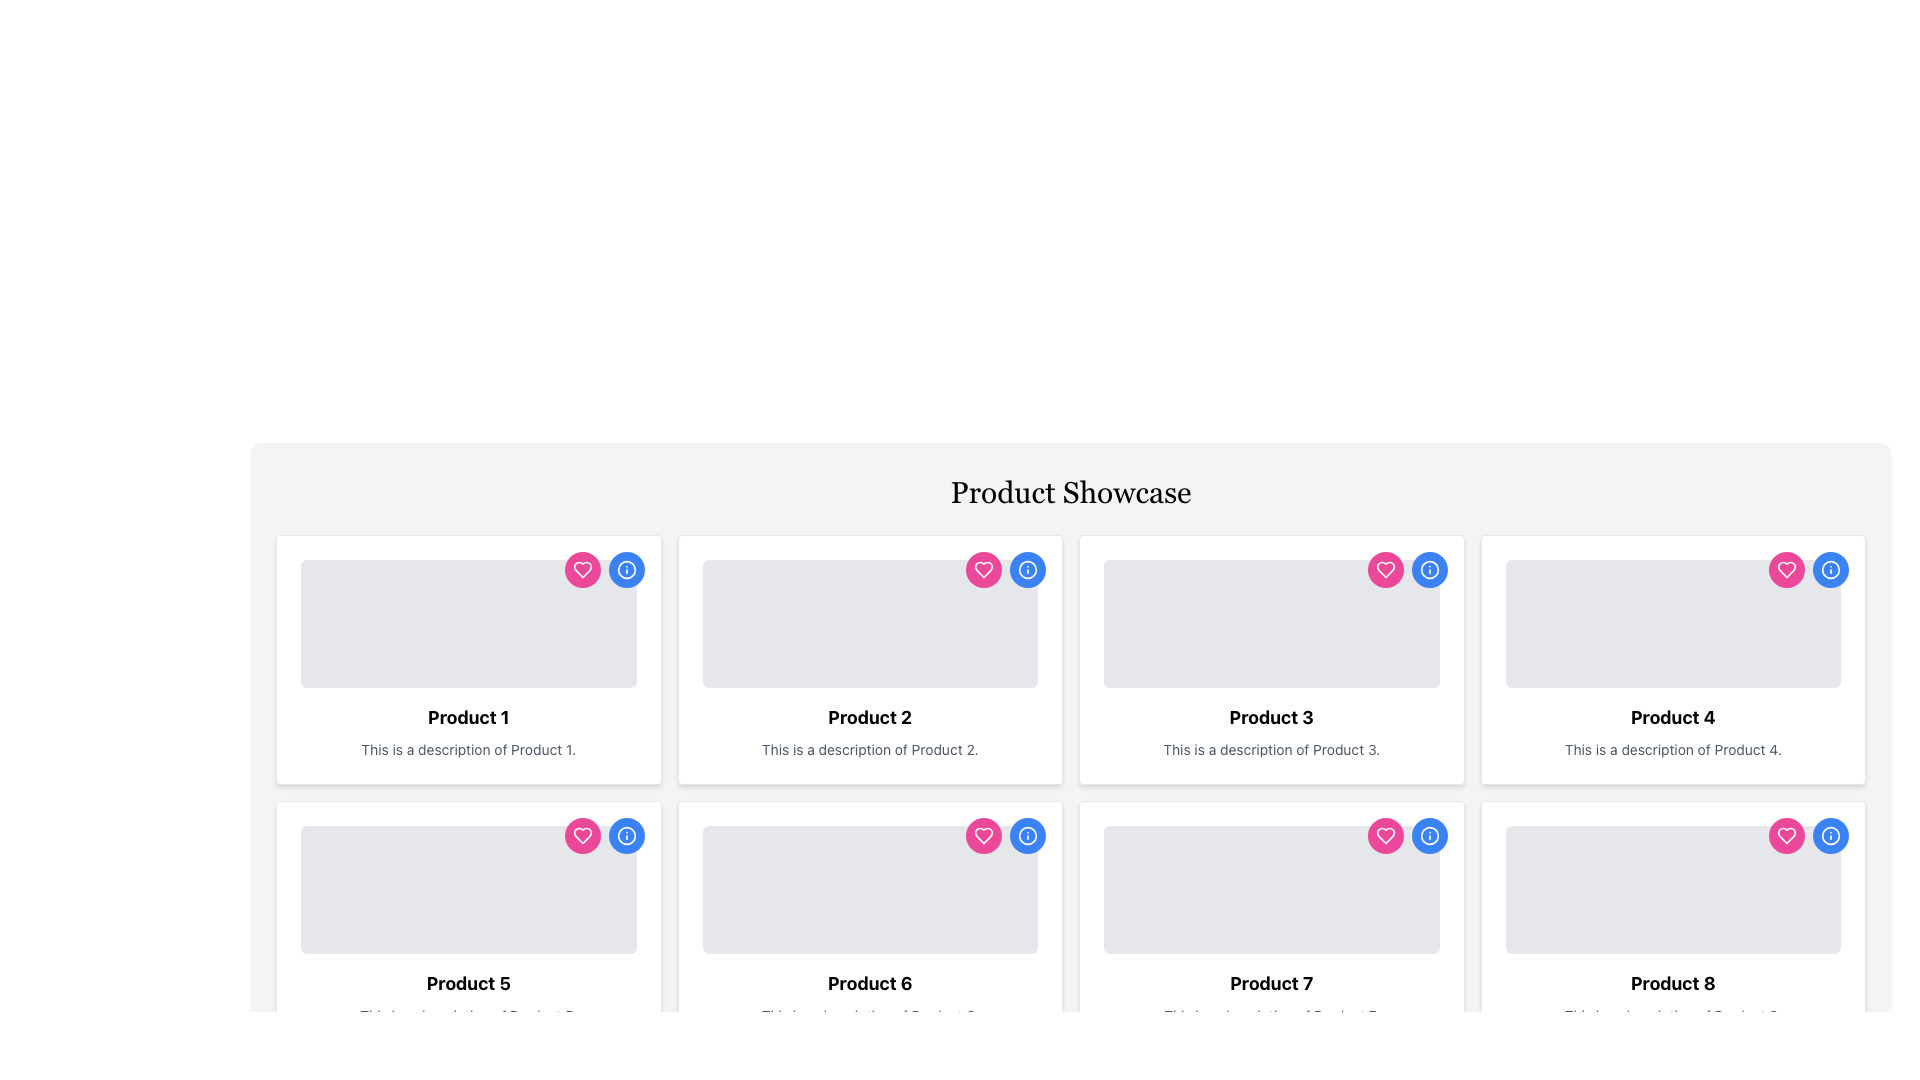  What do you see at coordinates (581, 570) in the screenshot?
I see `the heart-shaped icon outlined with a pink stroke located in the top-right corner of the 'Product 2' card` at bounding box center [581, 570].